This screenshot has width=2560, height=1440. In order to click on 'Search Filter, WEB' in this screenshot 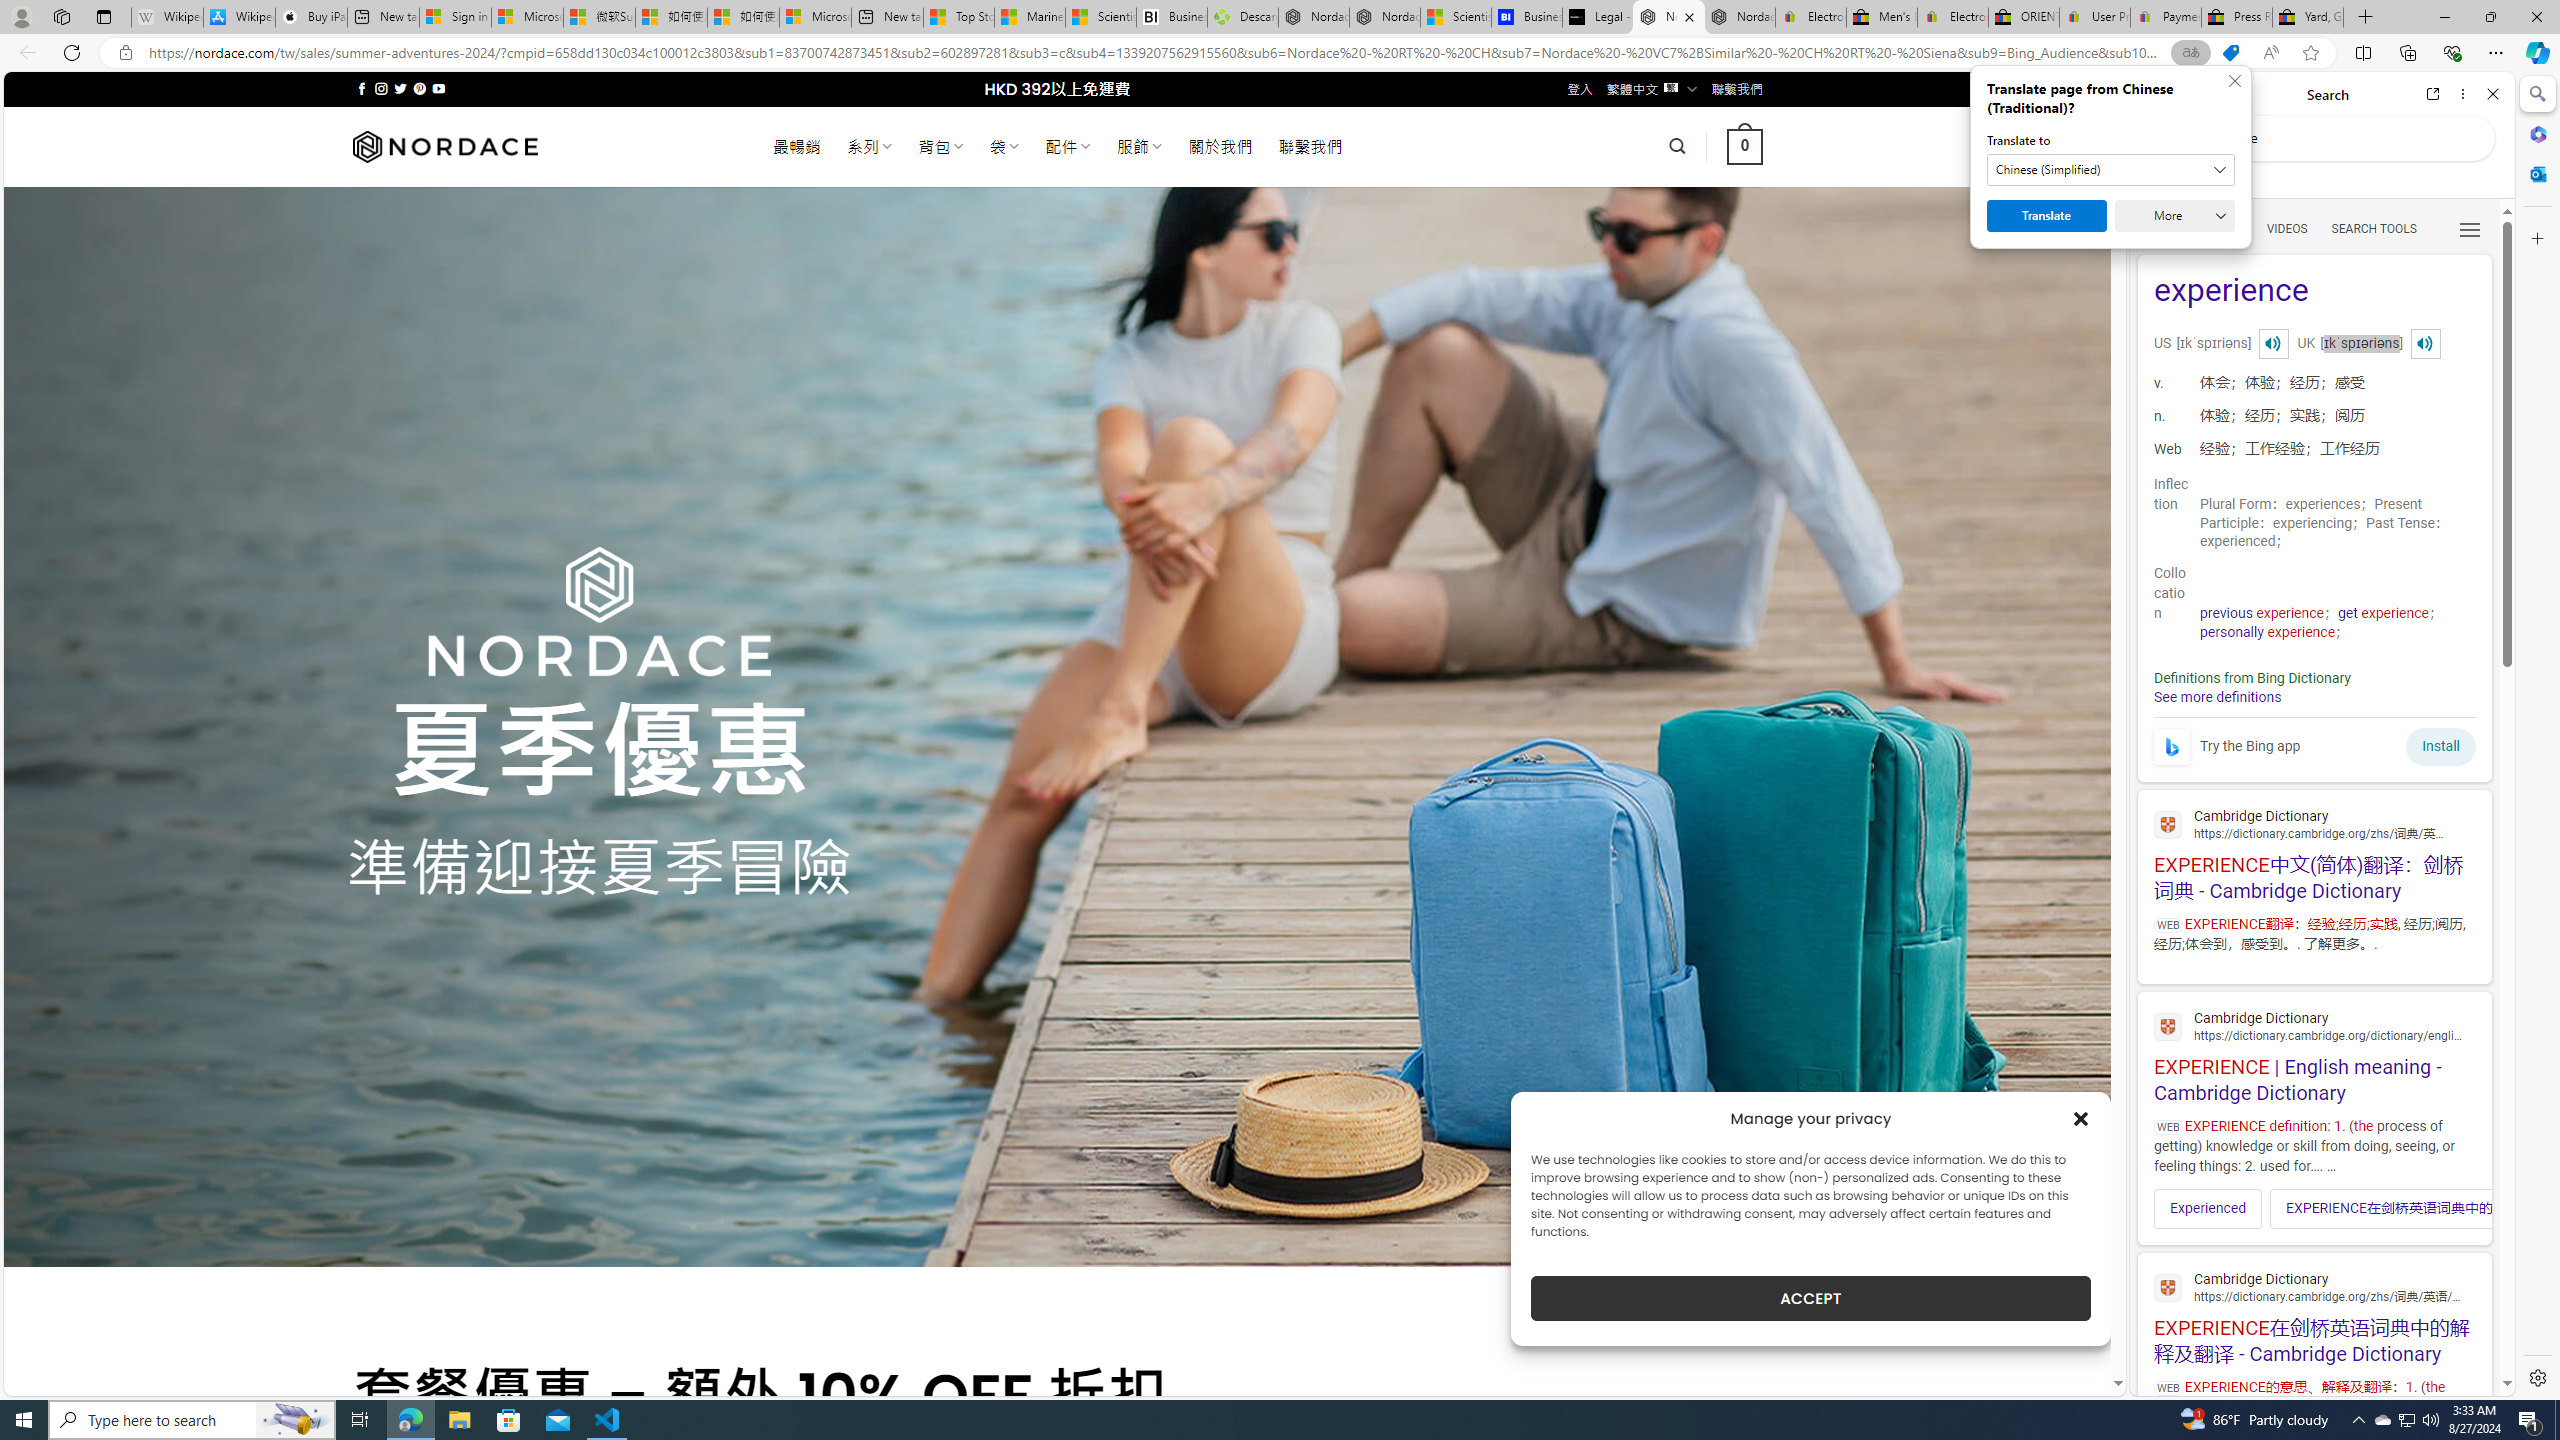, I will do `click(2162, 227)`.